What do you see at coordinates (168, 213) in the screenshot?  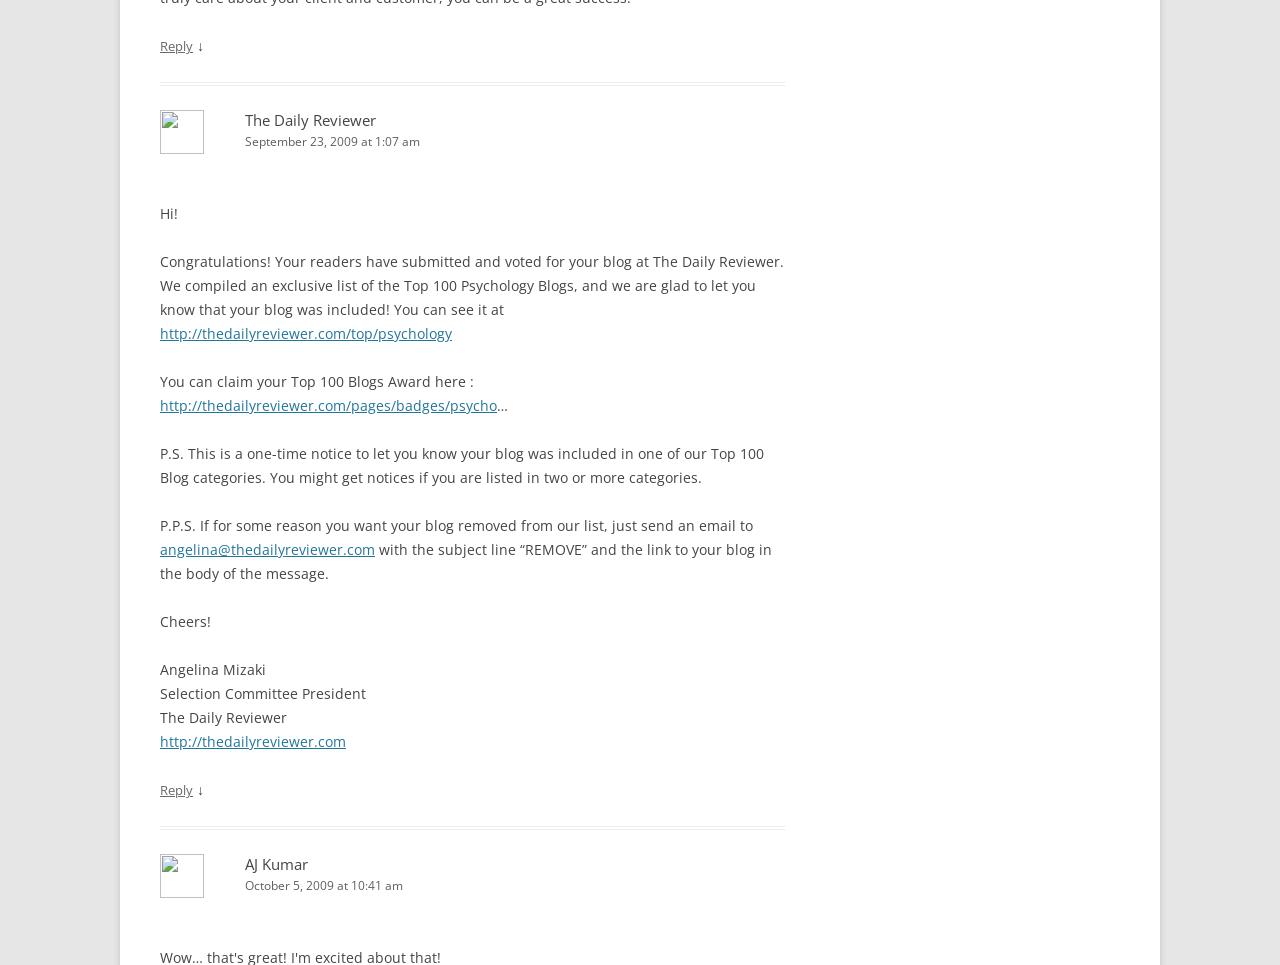 I see `'Hi!'` at bounding box center [168, 213].